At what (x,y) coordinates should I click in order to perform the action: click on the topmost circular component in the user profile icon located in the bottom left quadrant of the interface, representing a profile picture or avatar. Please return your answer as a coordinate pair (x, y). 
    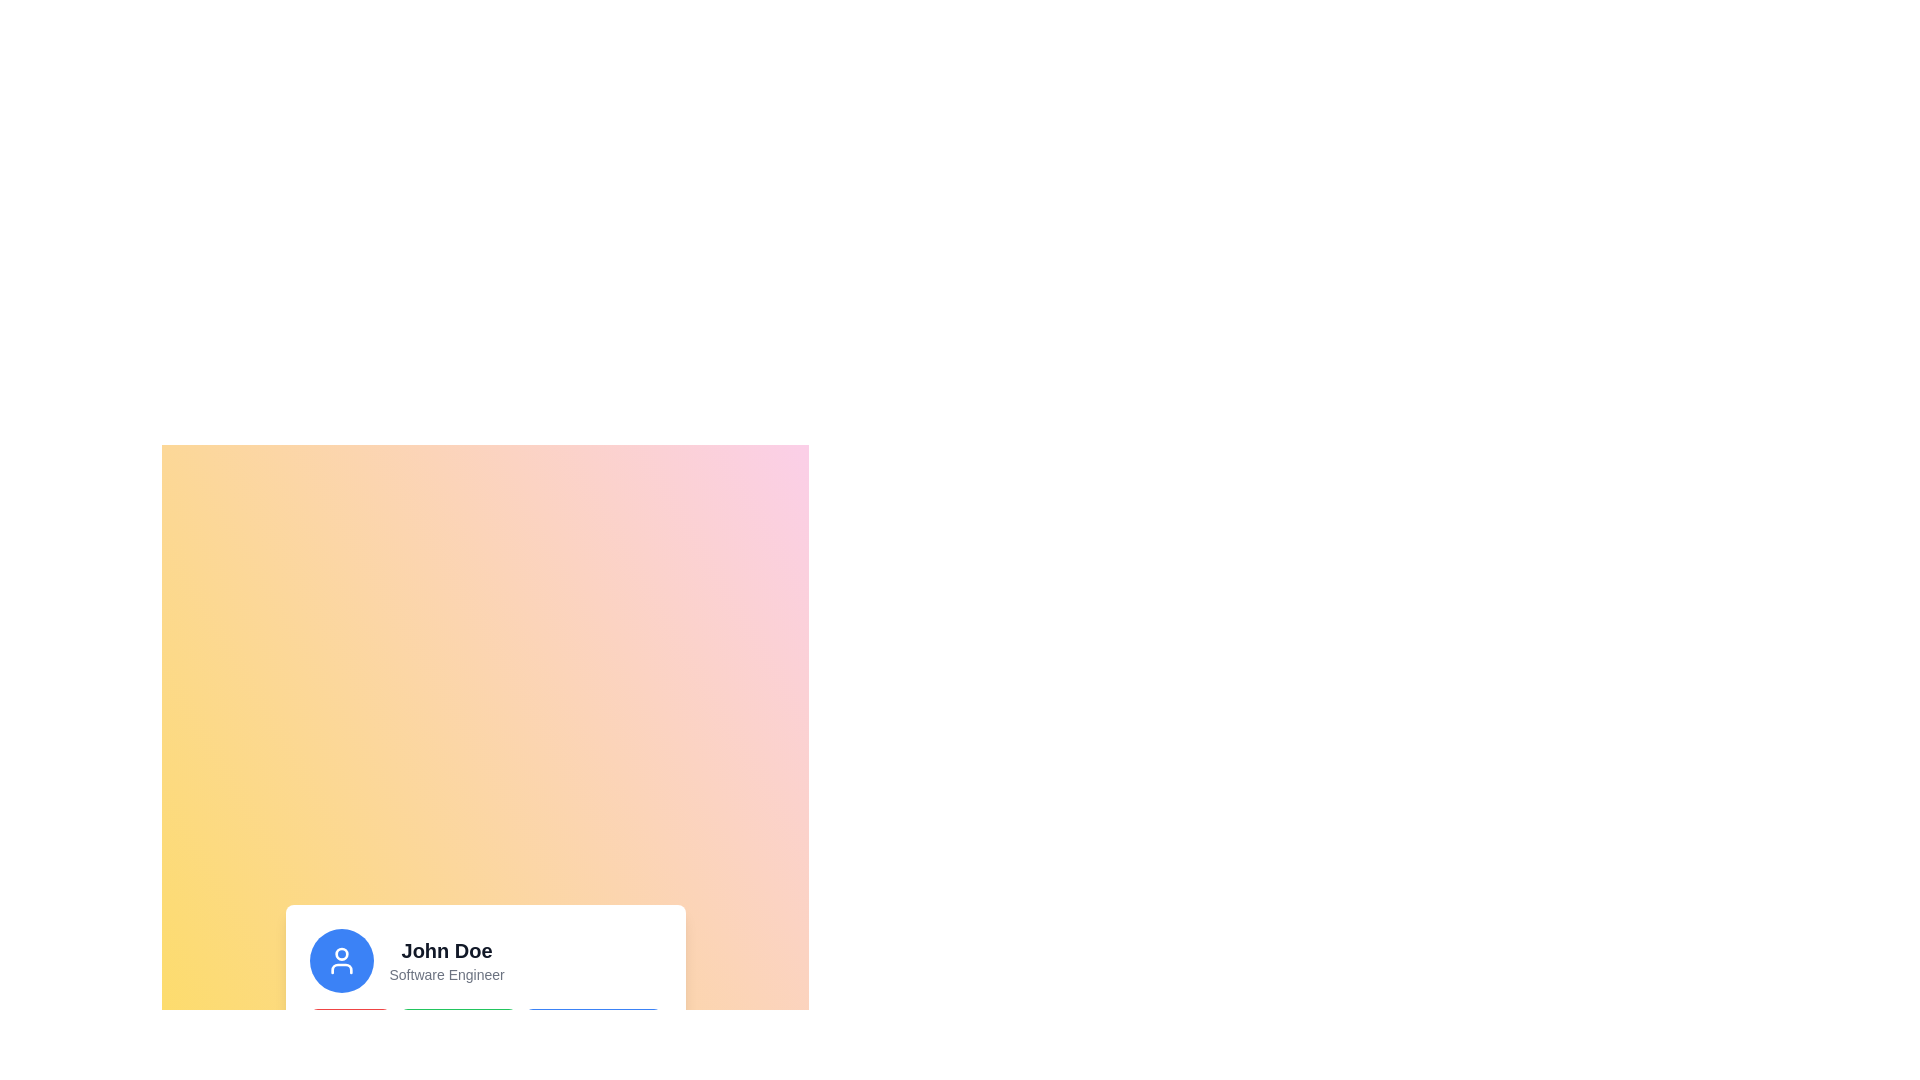
    Looking at the image, I should click on (341, 953).